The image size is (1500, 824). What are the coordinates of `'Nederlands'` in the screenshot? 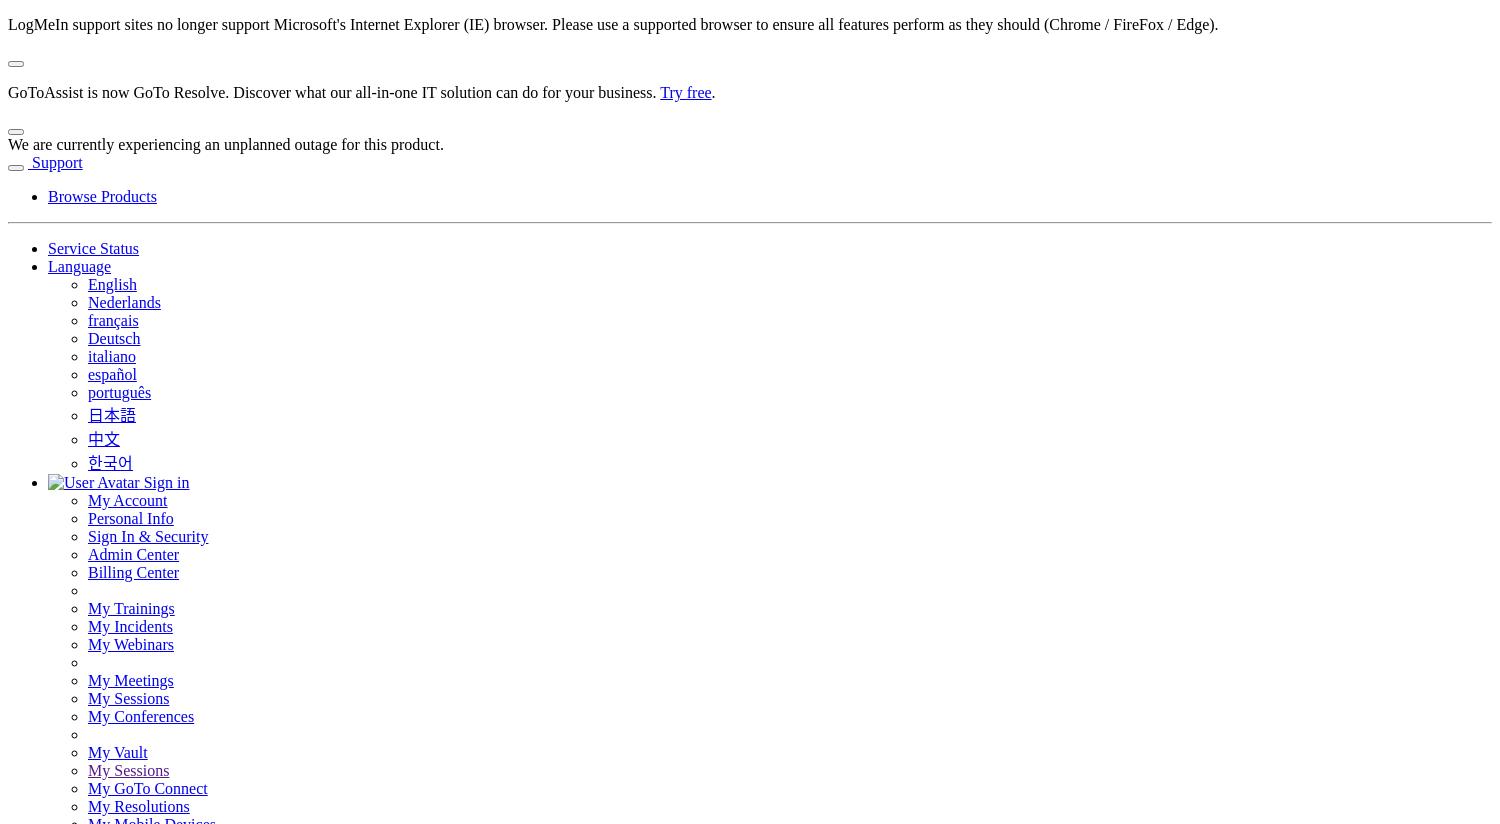 It's located at (123, 301).